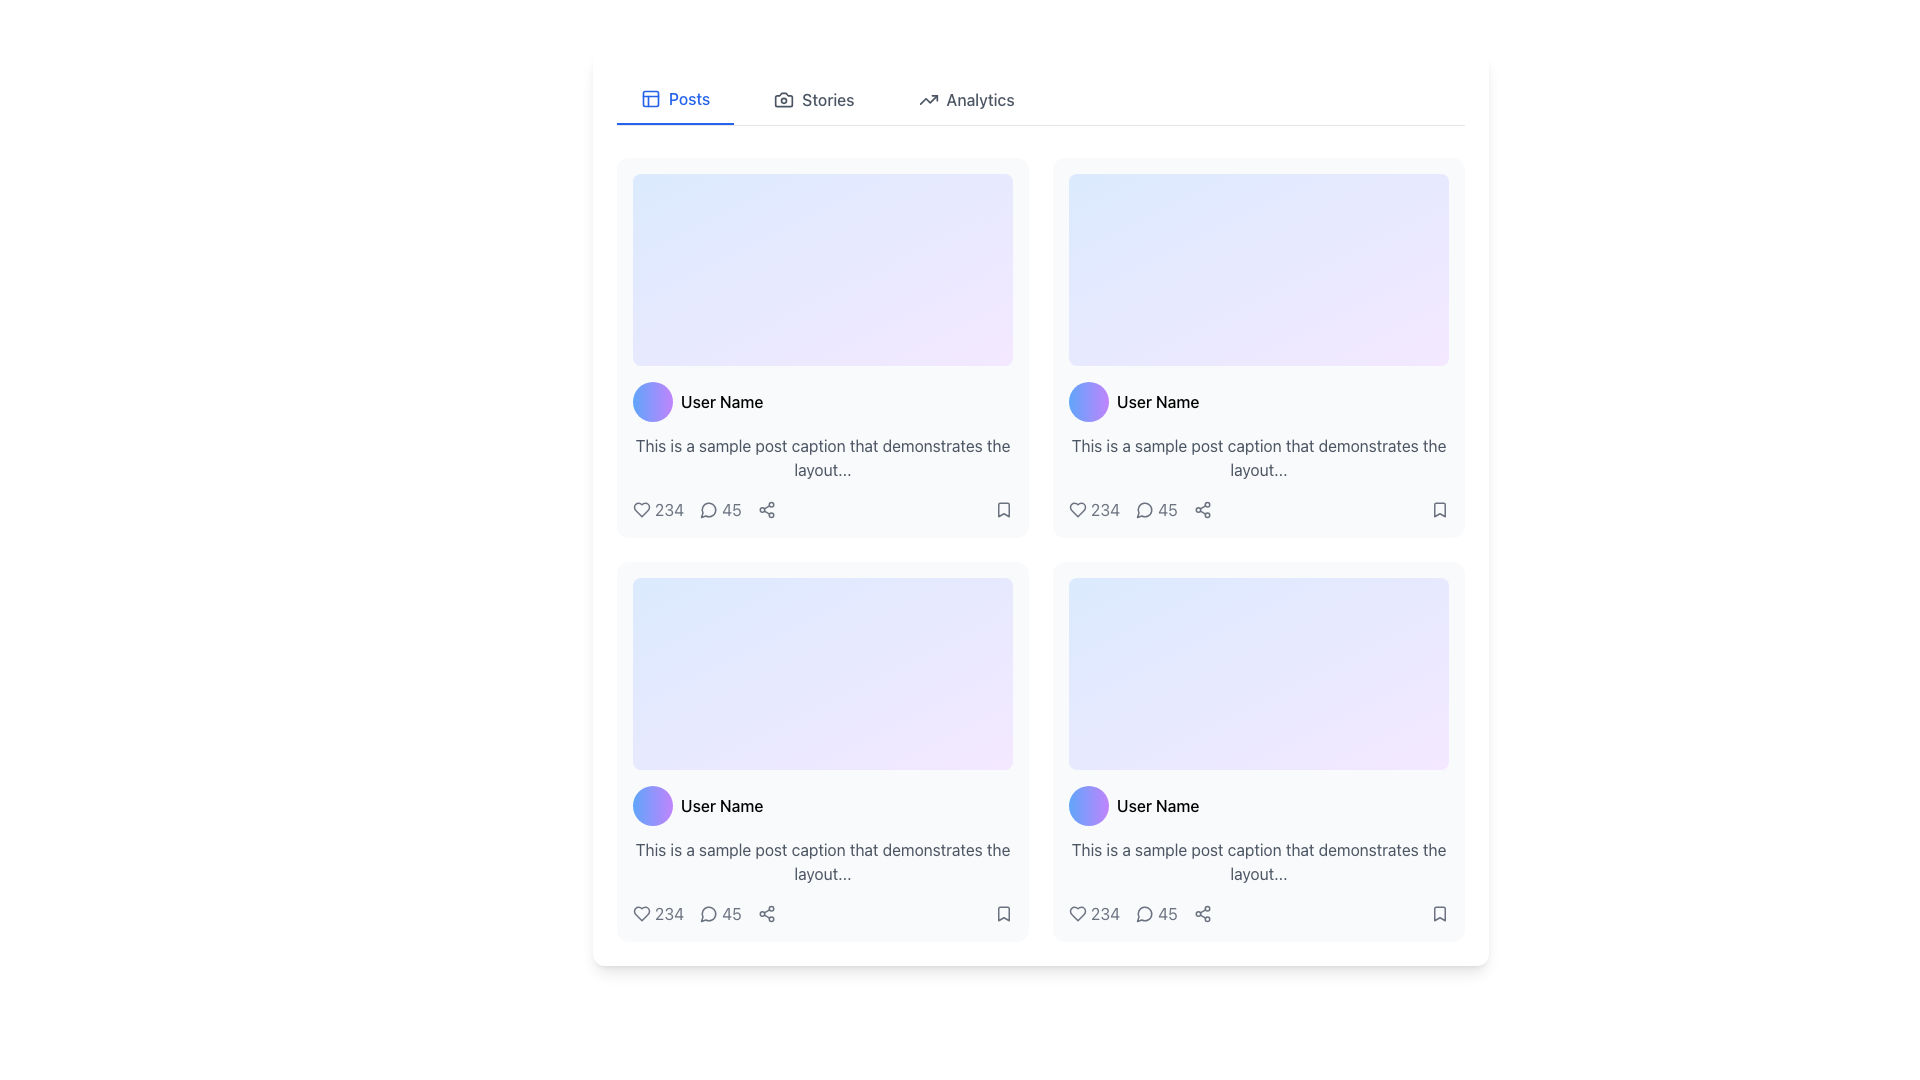  Describe the element at coordinates (1003, 914) in the screenshot. I see `the bookmark button located at the bottom-right corner of the card component` at that location.